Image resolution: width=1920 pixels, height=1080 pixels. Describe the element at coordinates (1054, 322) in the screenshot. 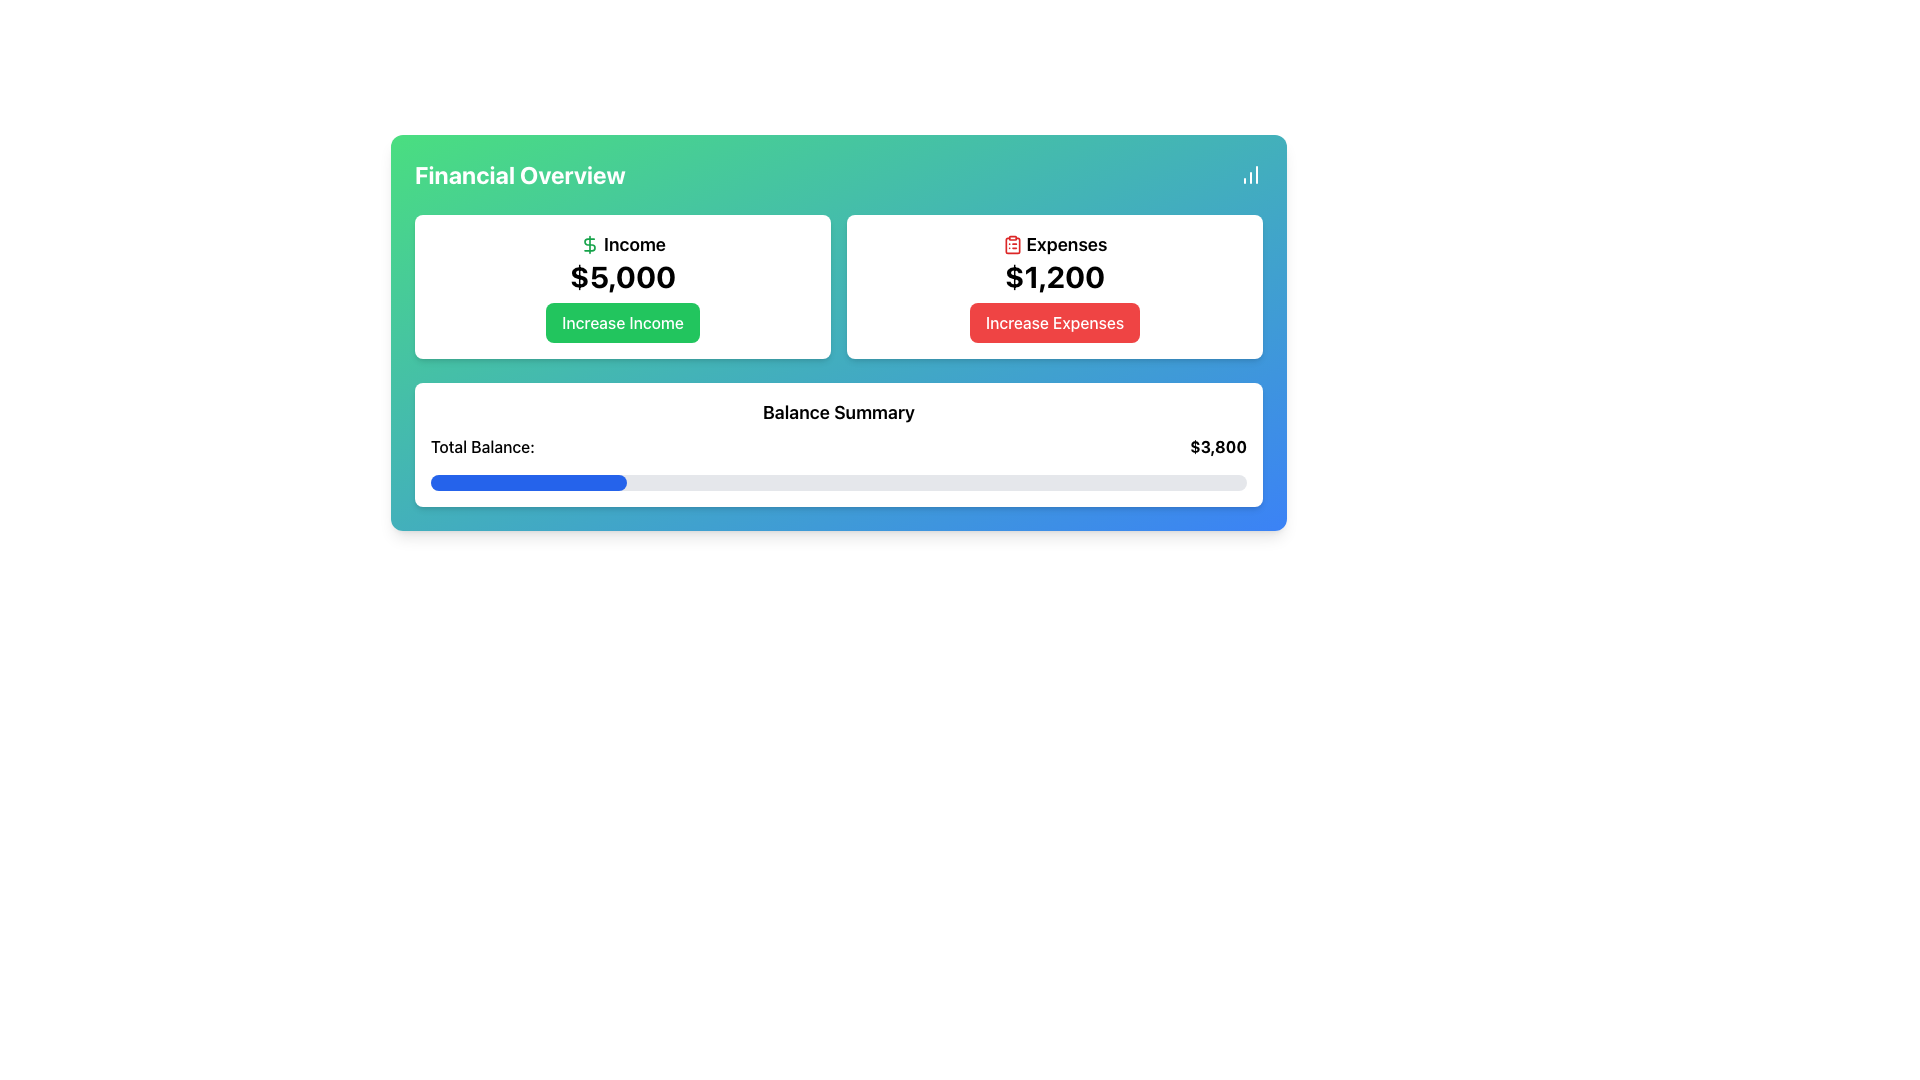

I see `the red button labeled 'Increase Expenses'` at that location.